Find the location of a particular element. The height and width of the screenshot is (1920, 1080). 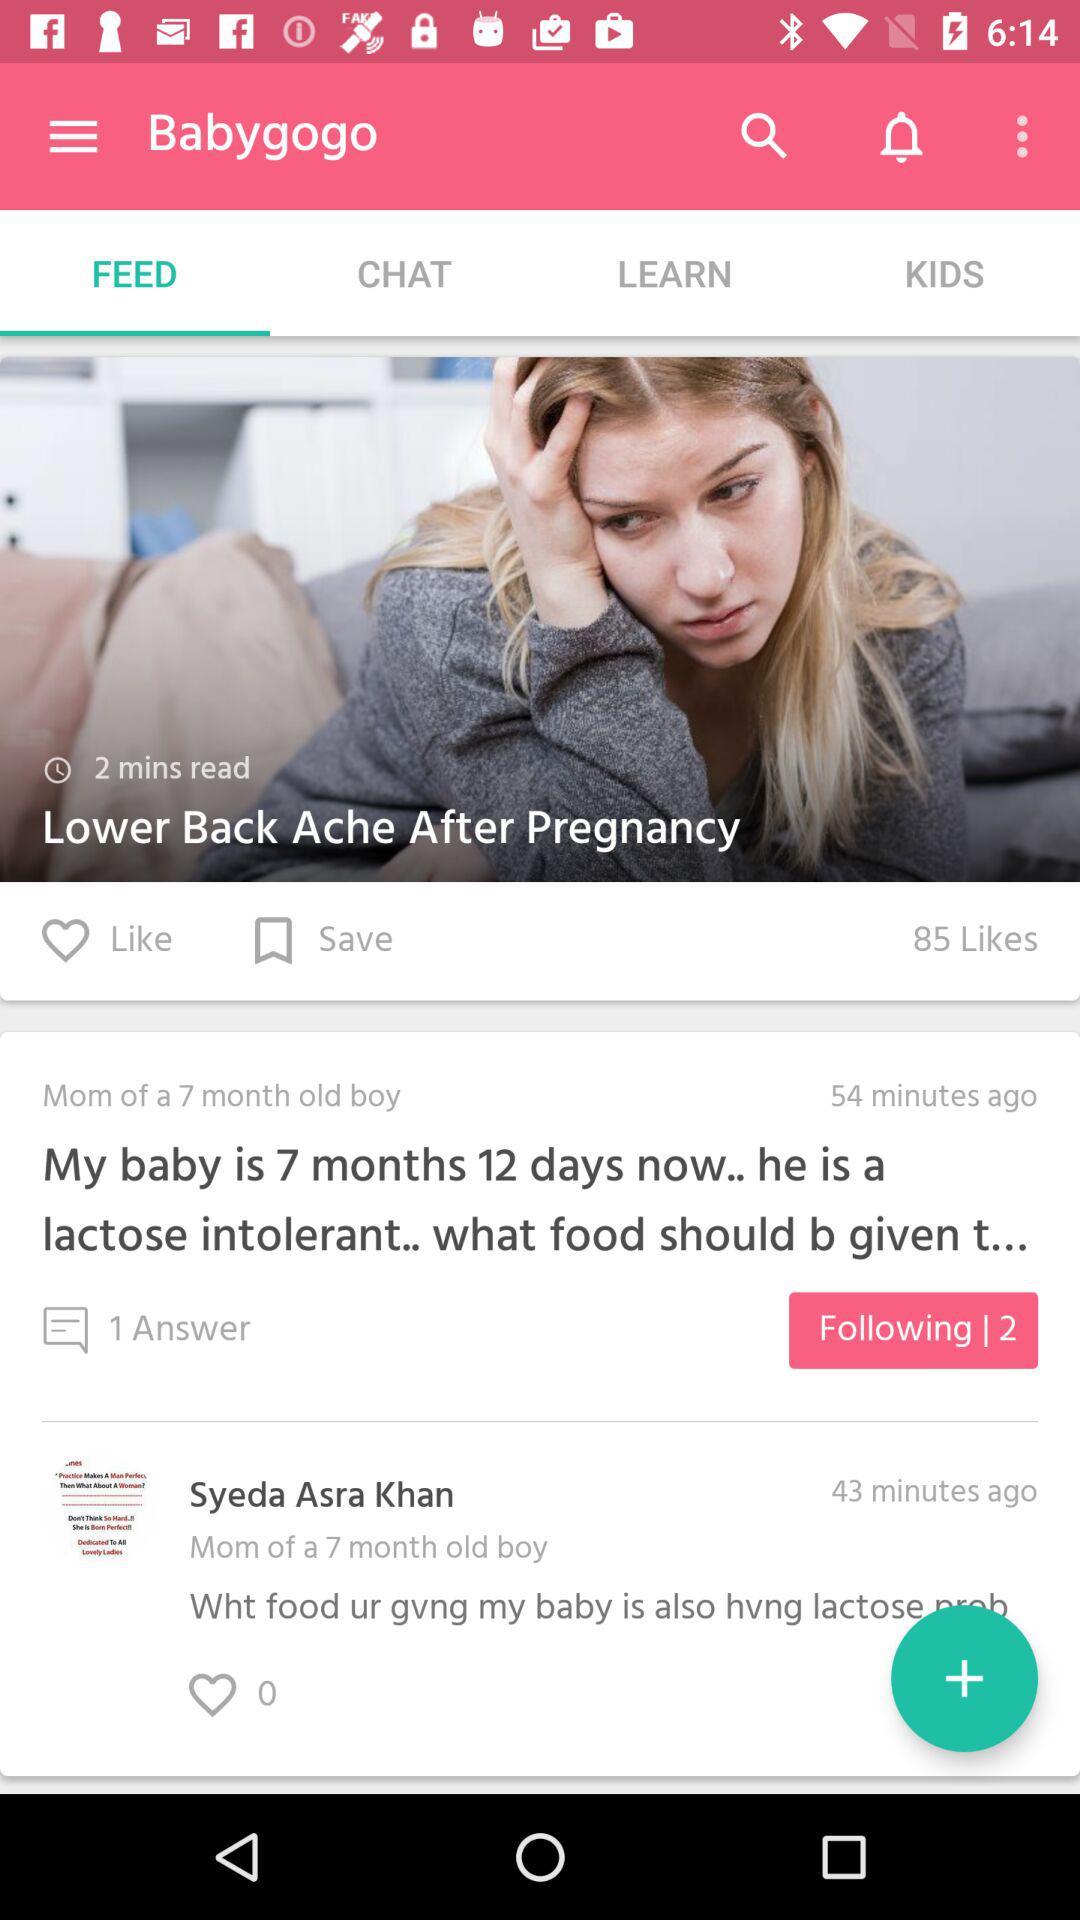

the item next to syeda asra khan icon is located at coordinates (99, 1511).